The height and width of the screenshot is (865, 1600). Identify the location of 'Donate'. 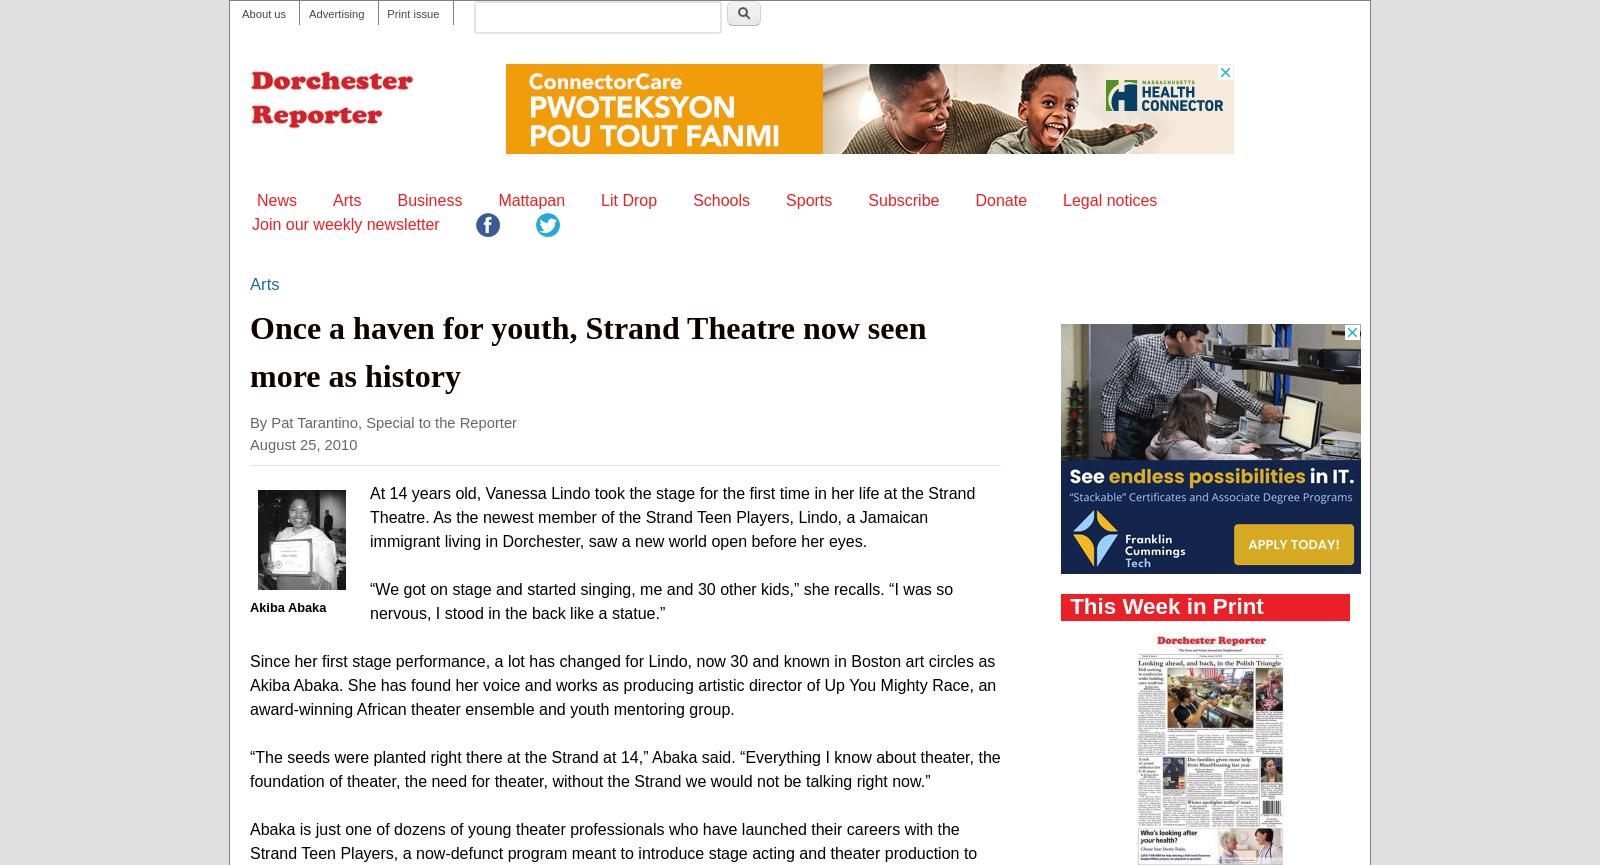
(999, 198).